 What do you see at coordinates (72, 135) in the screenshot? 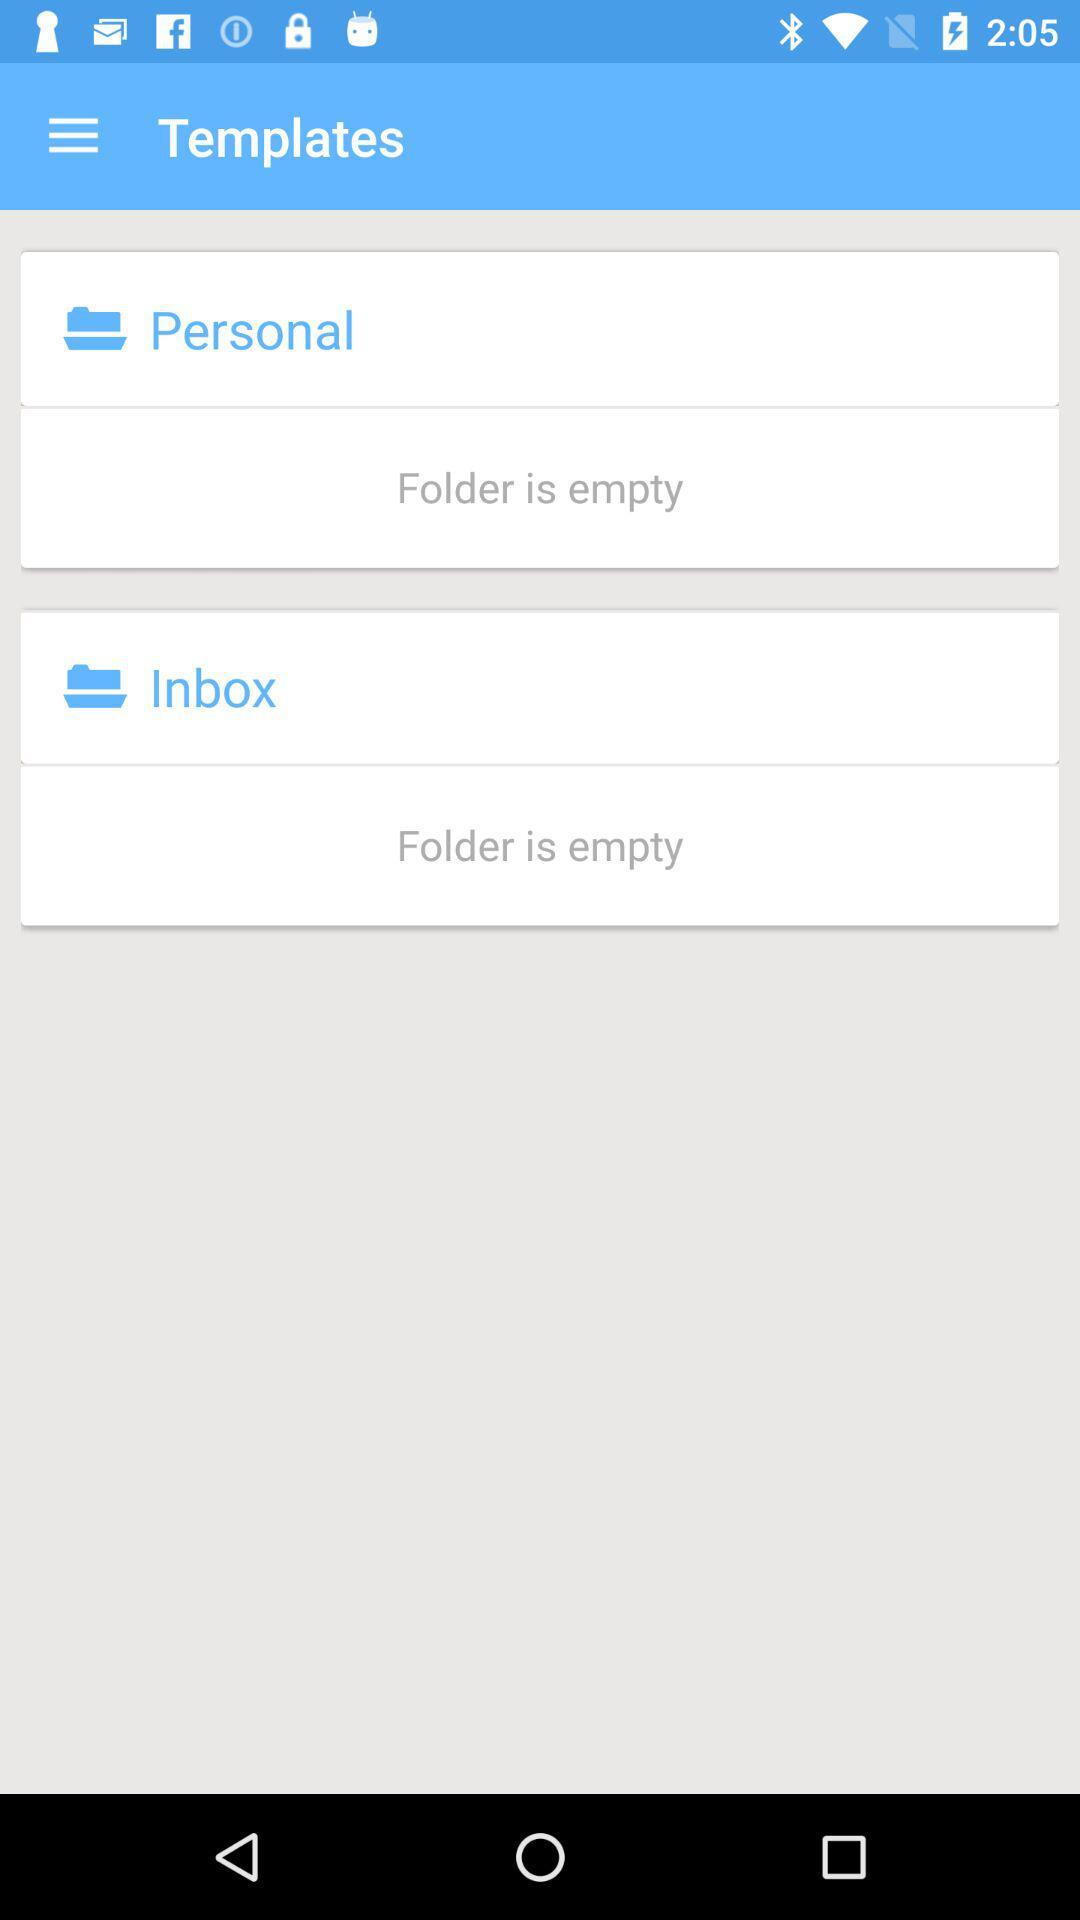
I see `icon above the personal` at bounding box center [72, 135].